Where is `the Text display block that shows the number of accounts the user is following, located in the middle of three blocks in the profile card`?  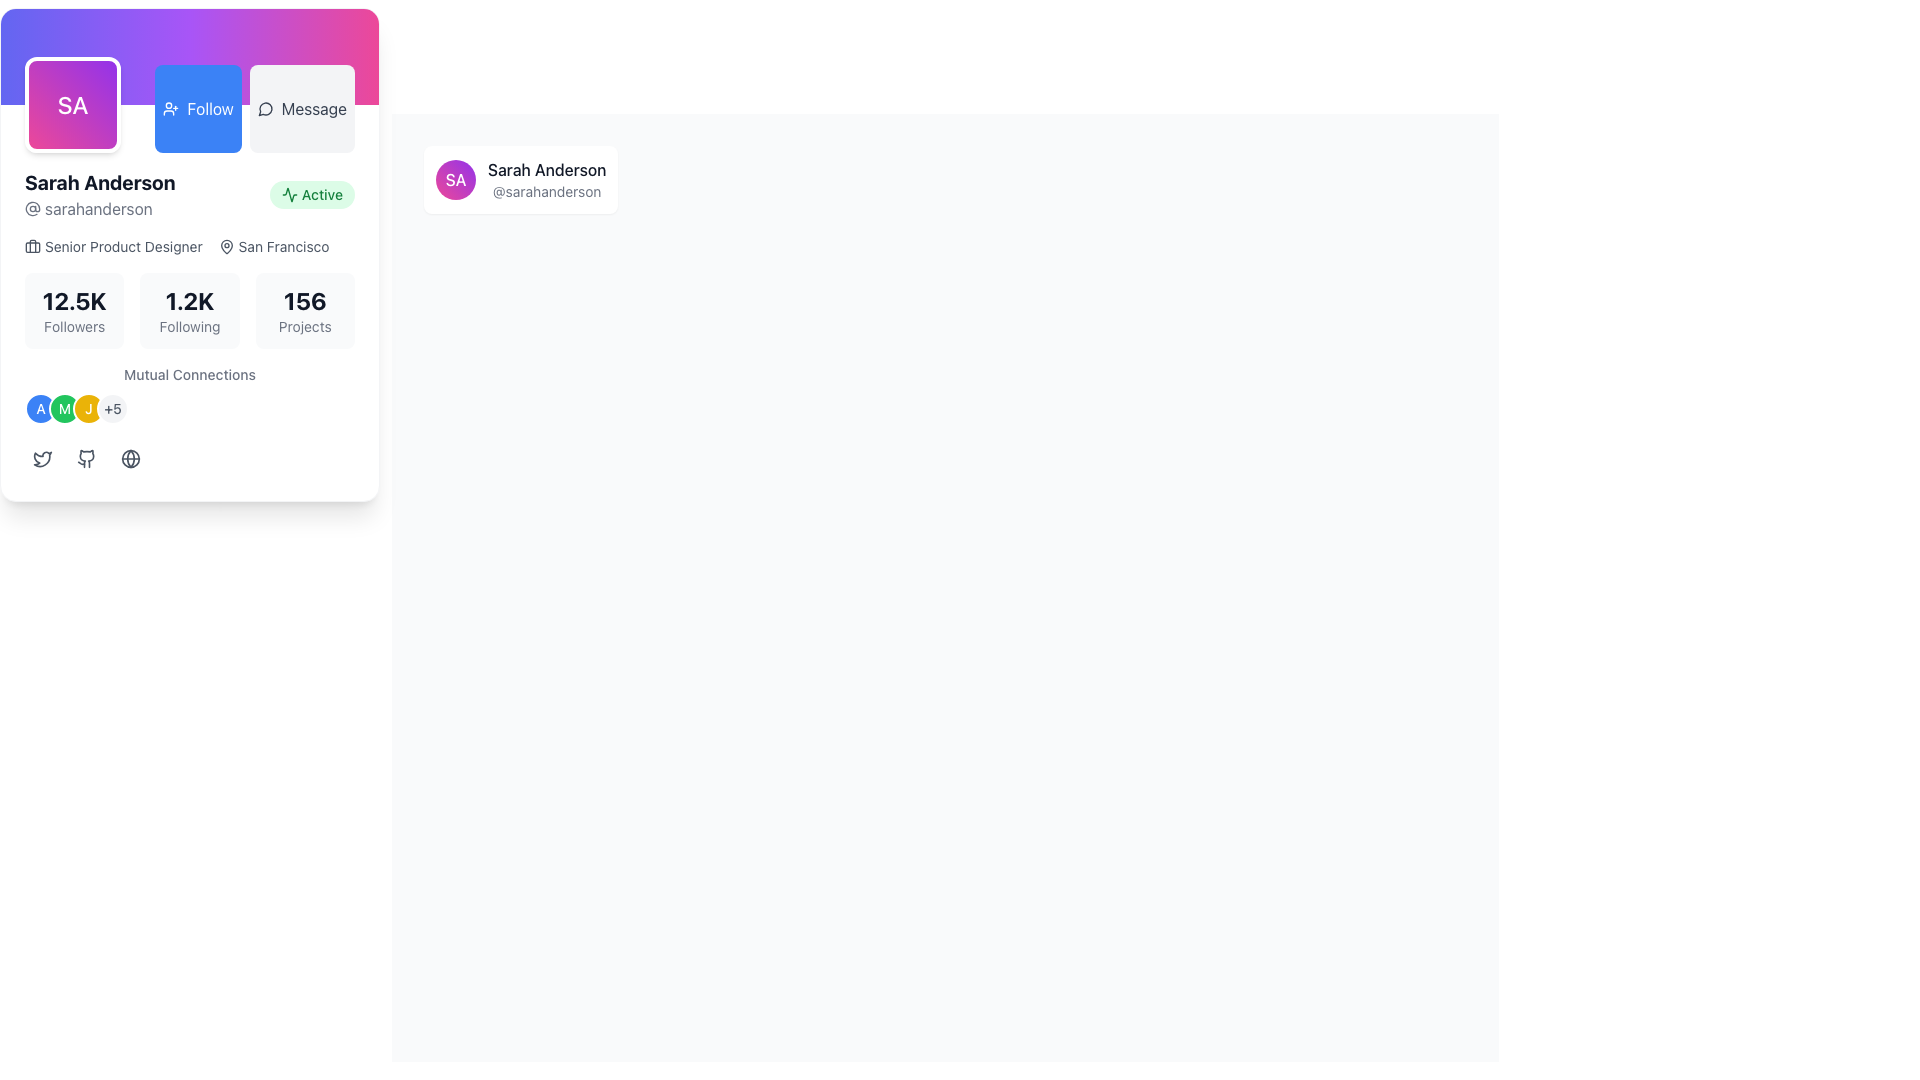
the Text display block that shows the number of accounts the user is following, located in the middle of three blocks in the profile card is located at coordinates (190, 311).